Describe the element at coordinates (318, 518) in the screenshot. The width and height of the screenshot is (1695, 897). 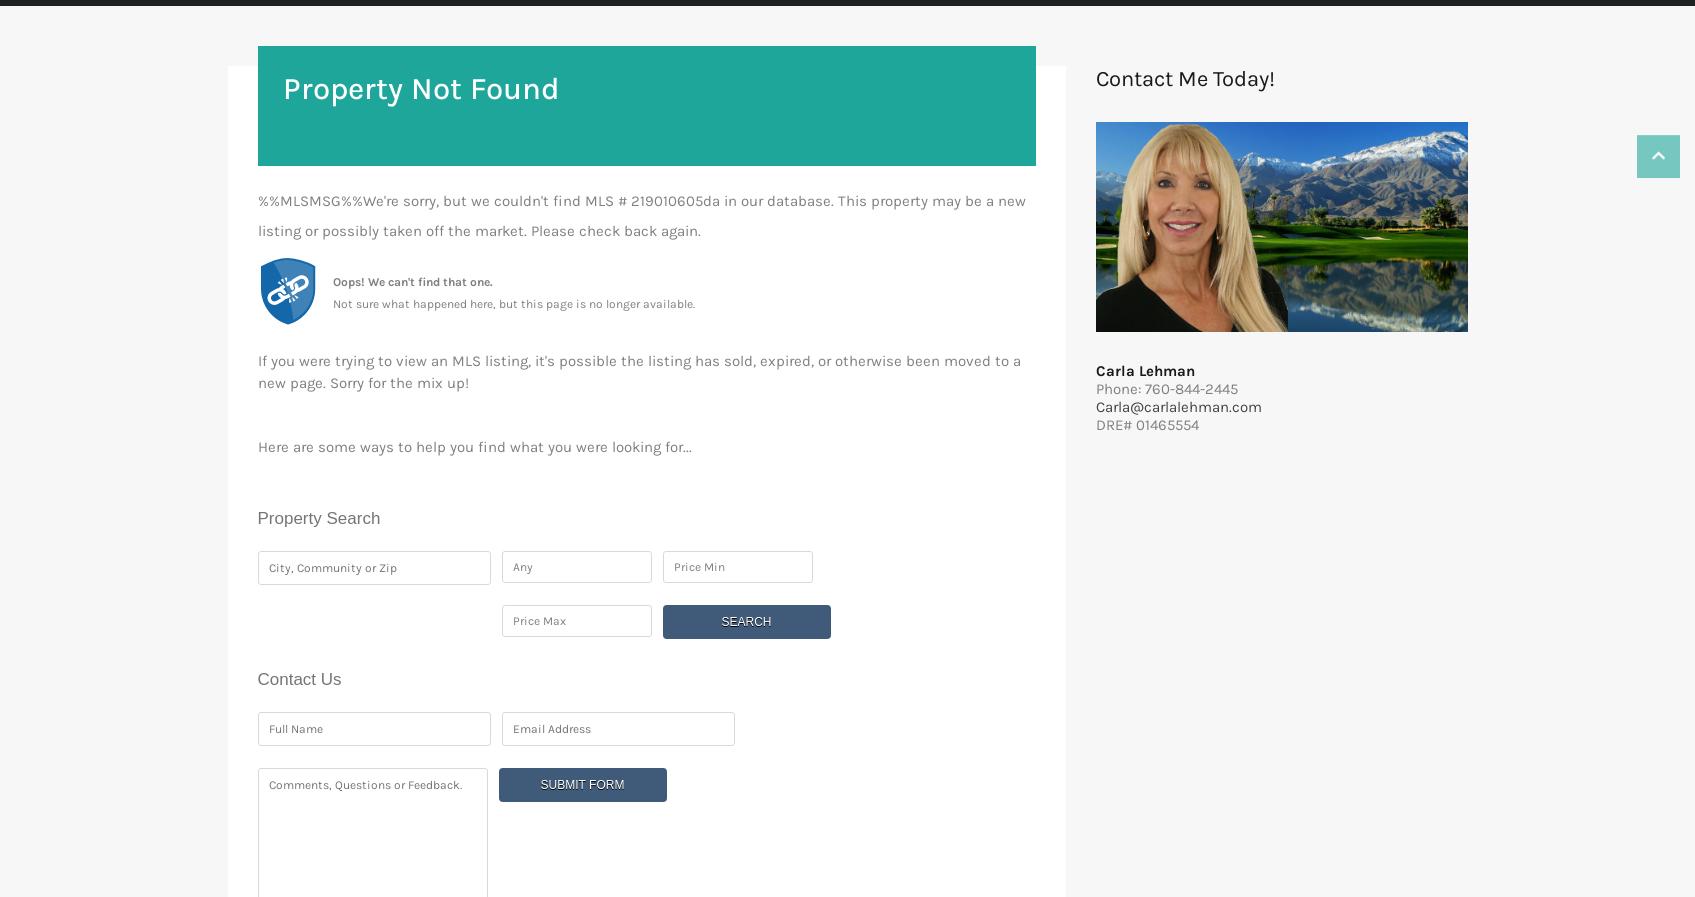
I see `'Property Search'` at that location.